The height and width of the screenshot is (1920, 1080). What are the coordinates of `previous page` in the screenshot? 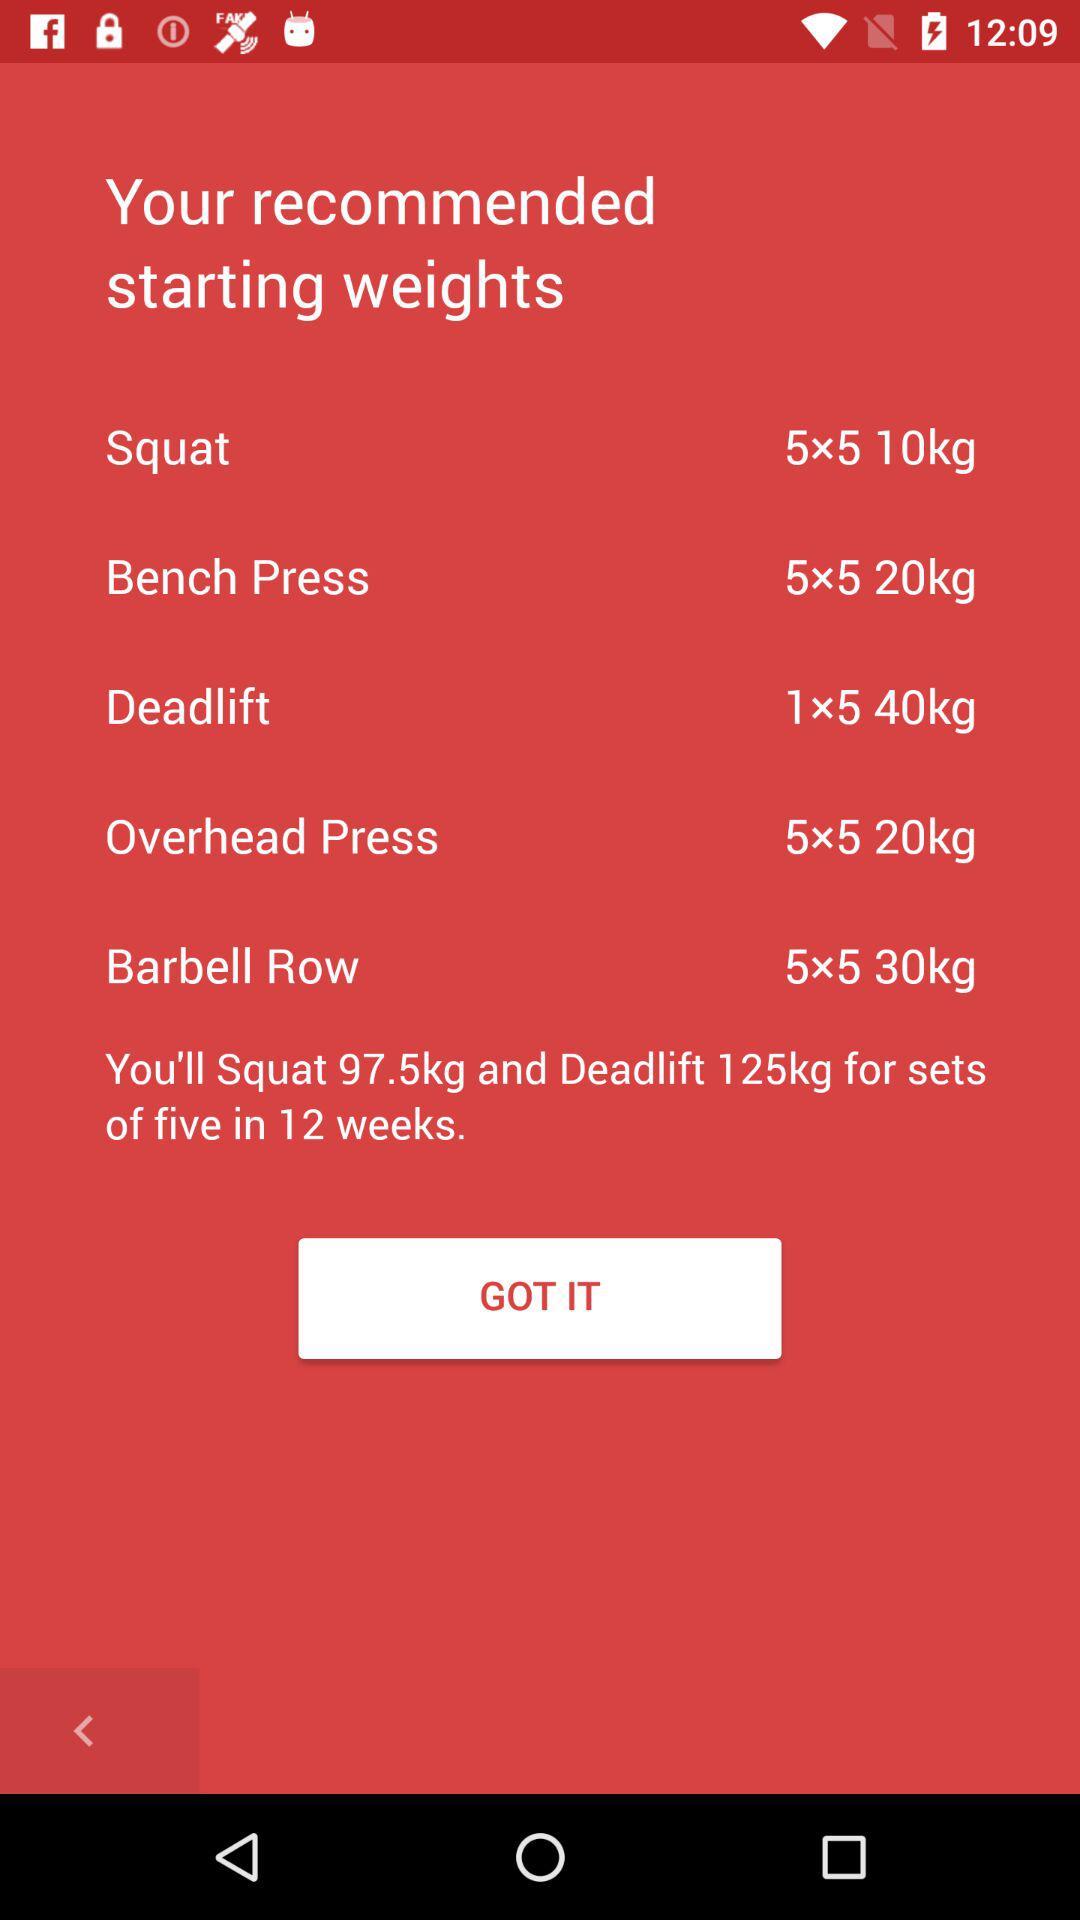 It's located at (99, 1730).